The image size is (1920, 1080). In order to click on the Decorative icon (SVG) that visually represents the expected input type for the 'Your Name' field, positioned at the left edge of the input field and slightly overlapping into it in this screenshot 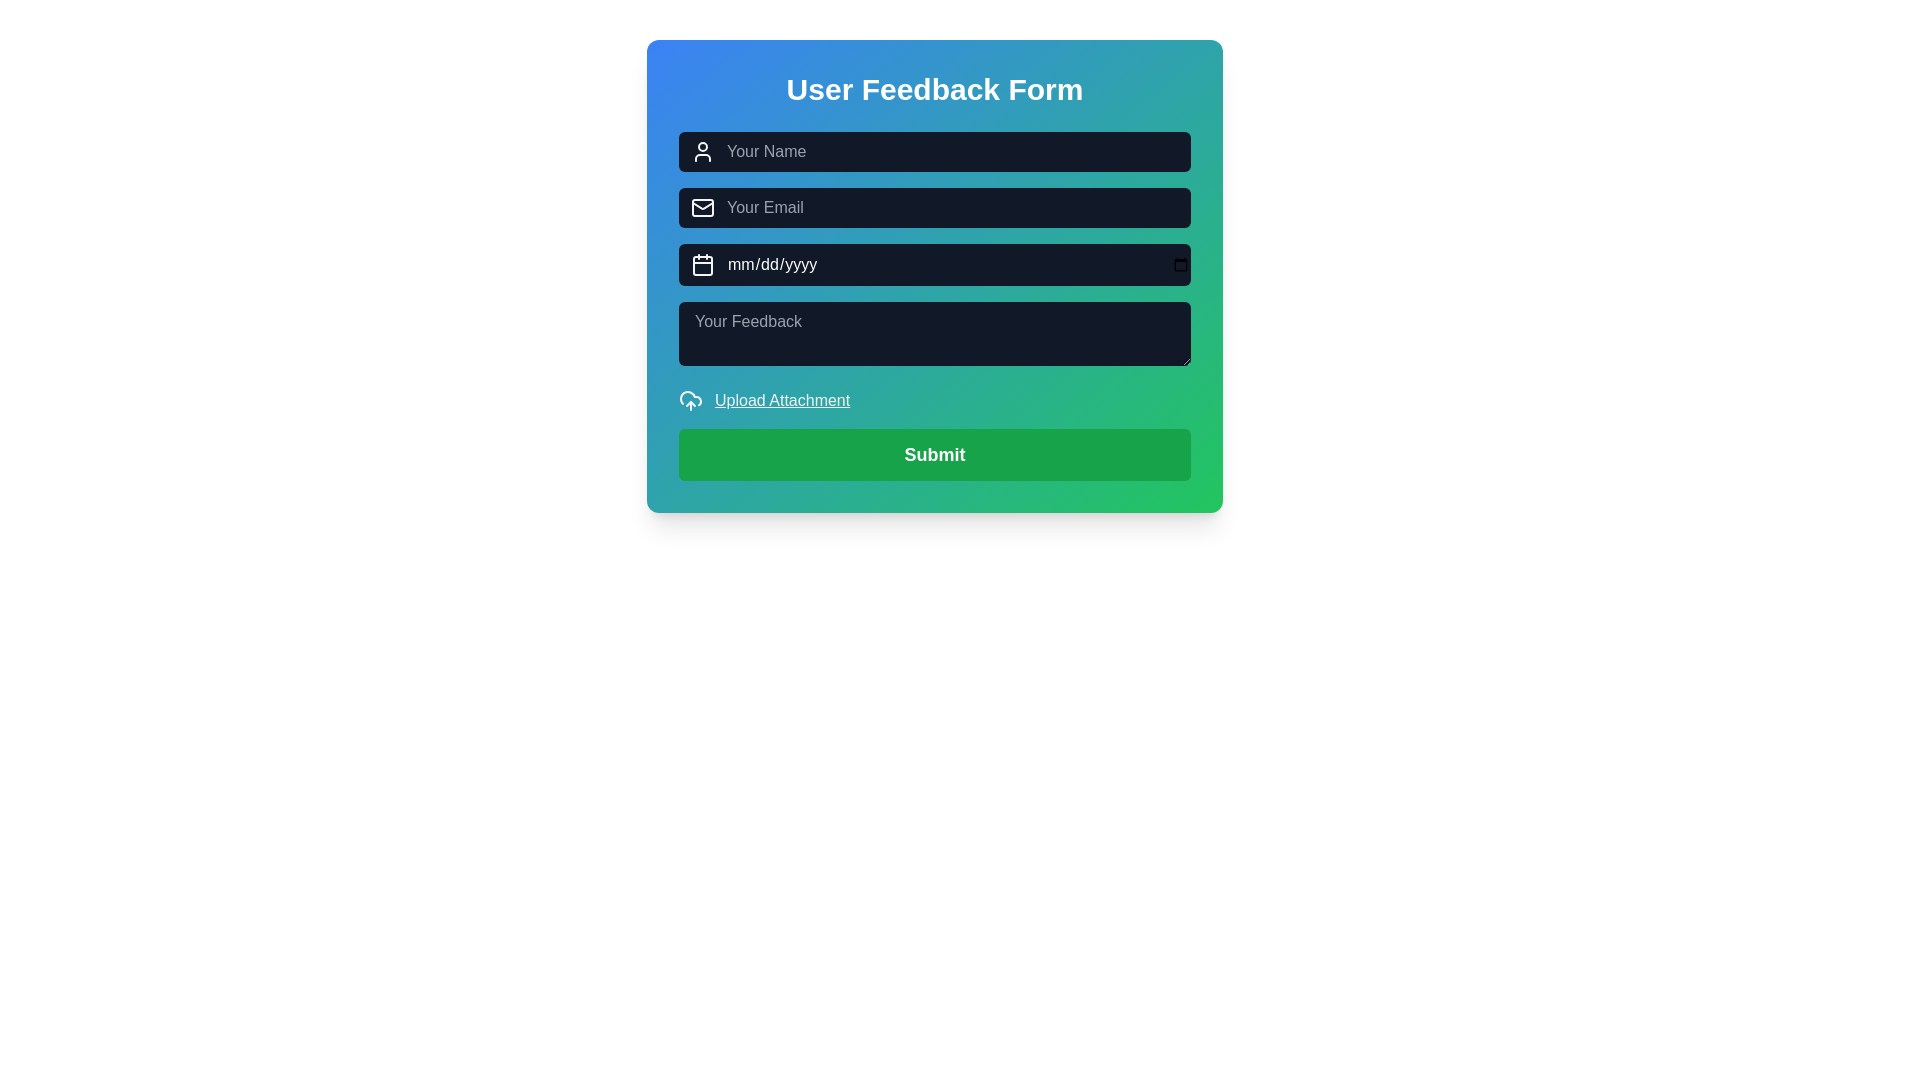, I will do `click(702, 150)`.